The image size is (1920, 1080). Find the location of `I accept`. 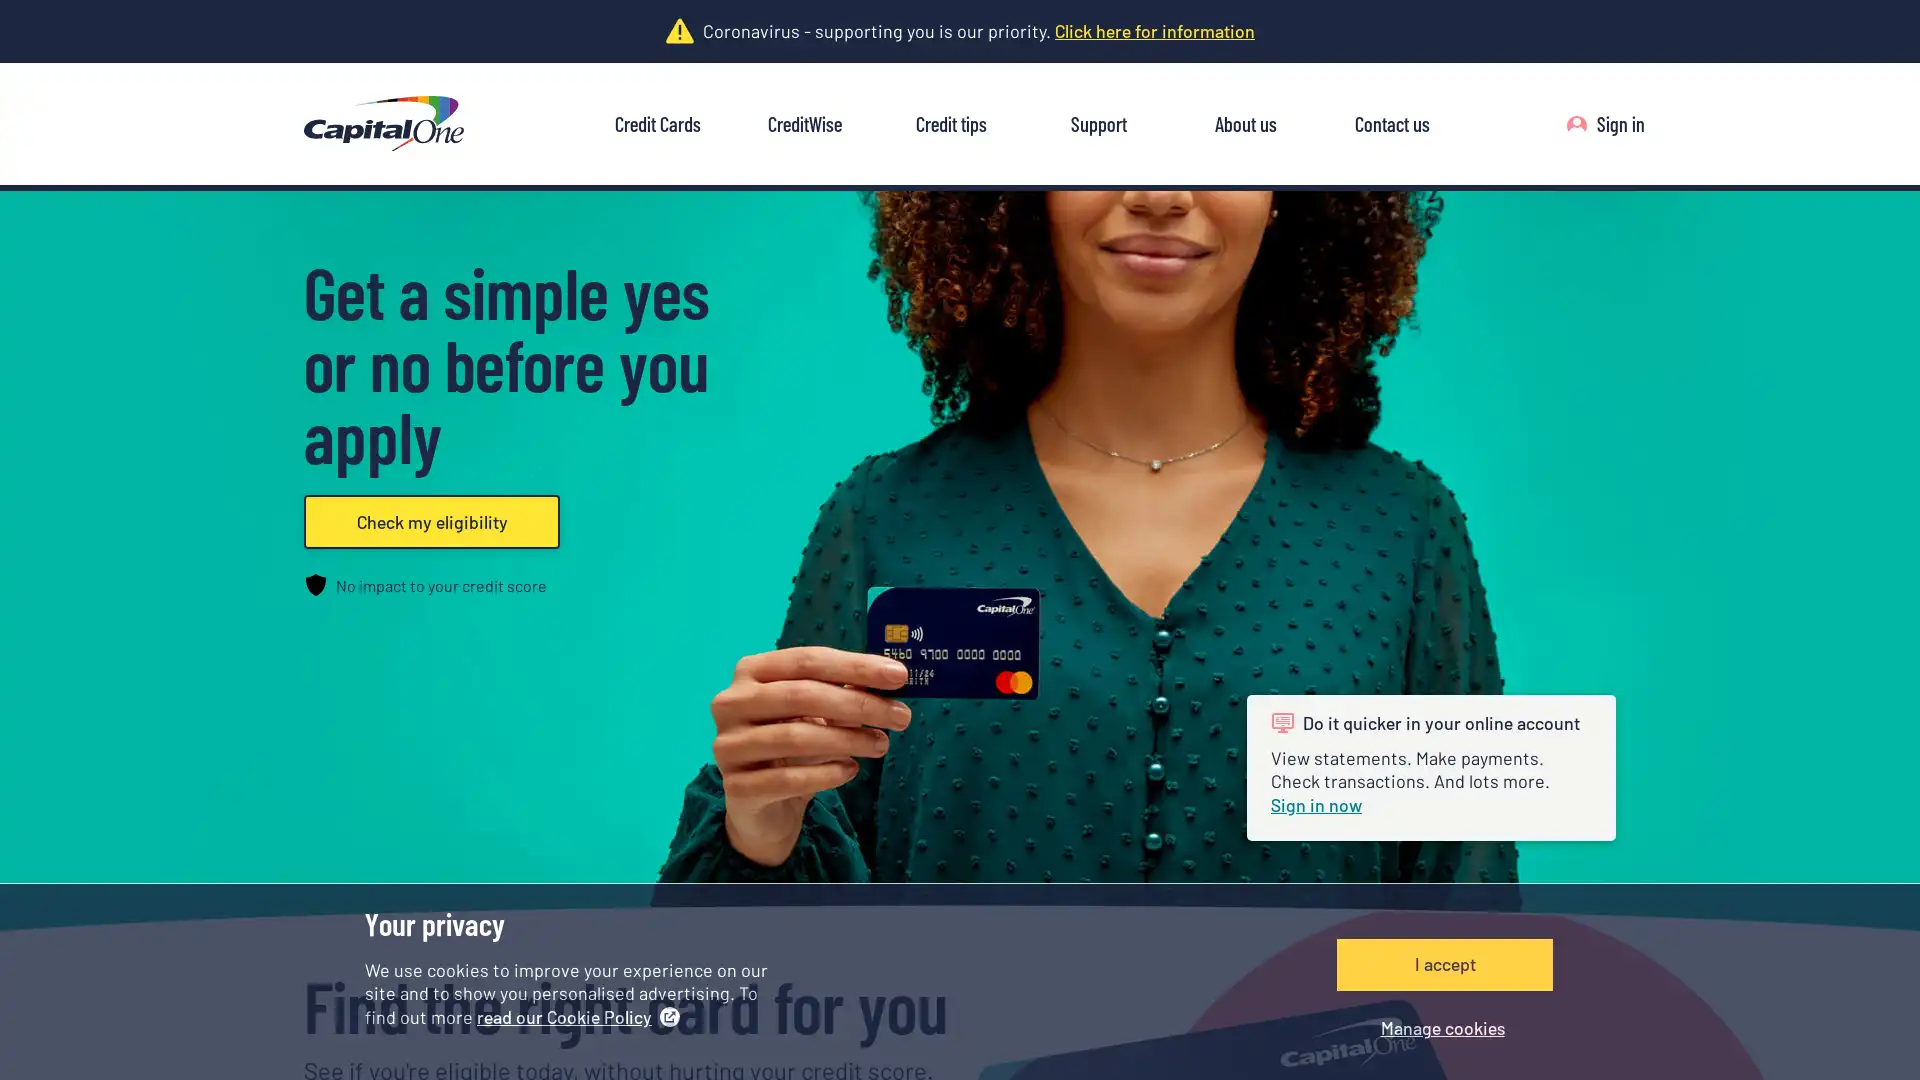

I accept is located at coordinates (1444, 963).